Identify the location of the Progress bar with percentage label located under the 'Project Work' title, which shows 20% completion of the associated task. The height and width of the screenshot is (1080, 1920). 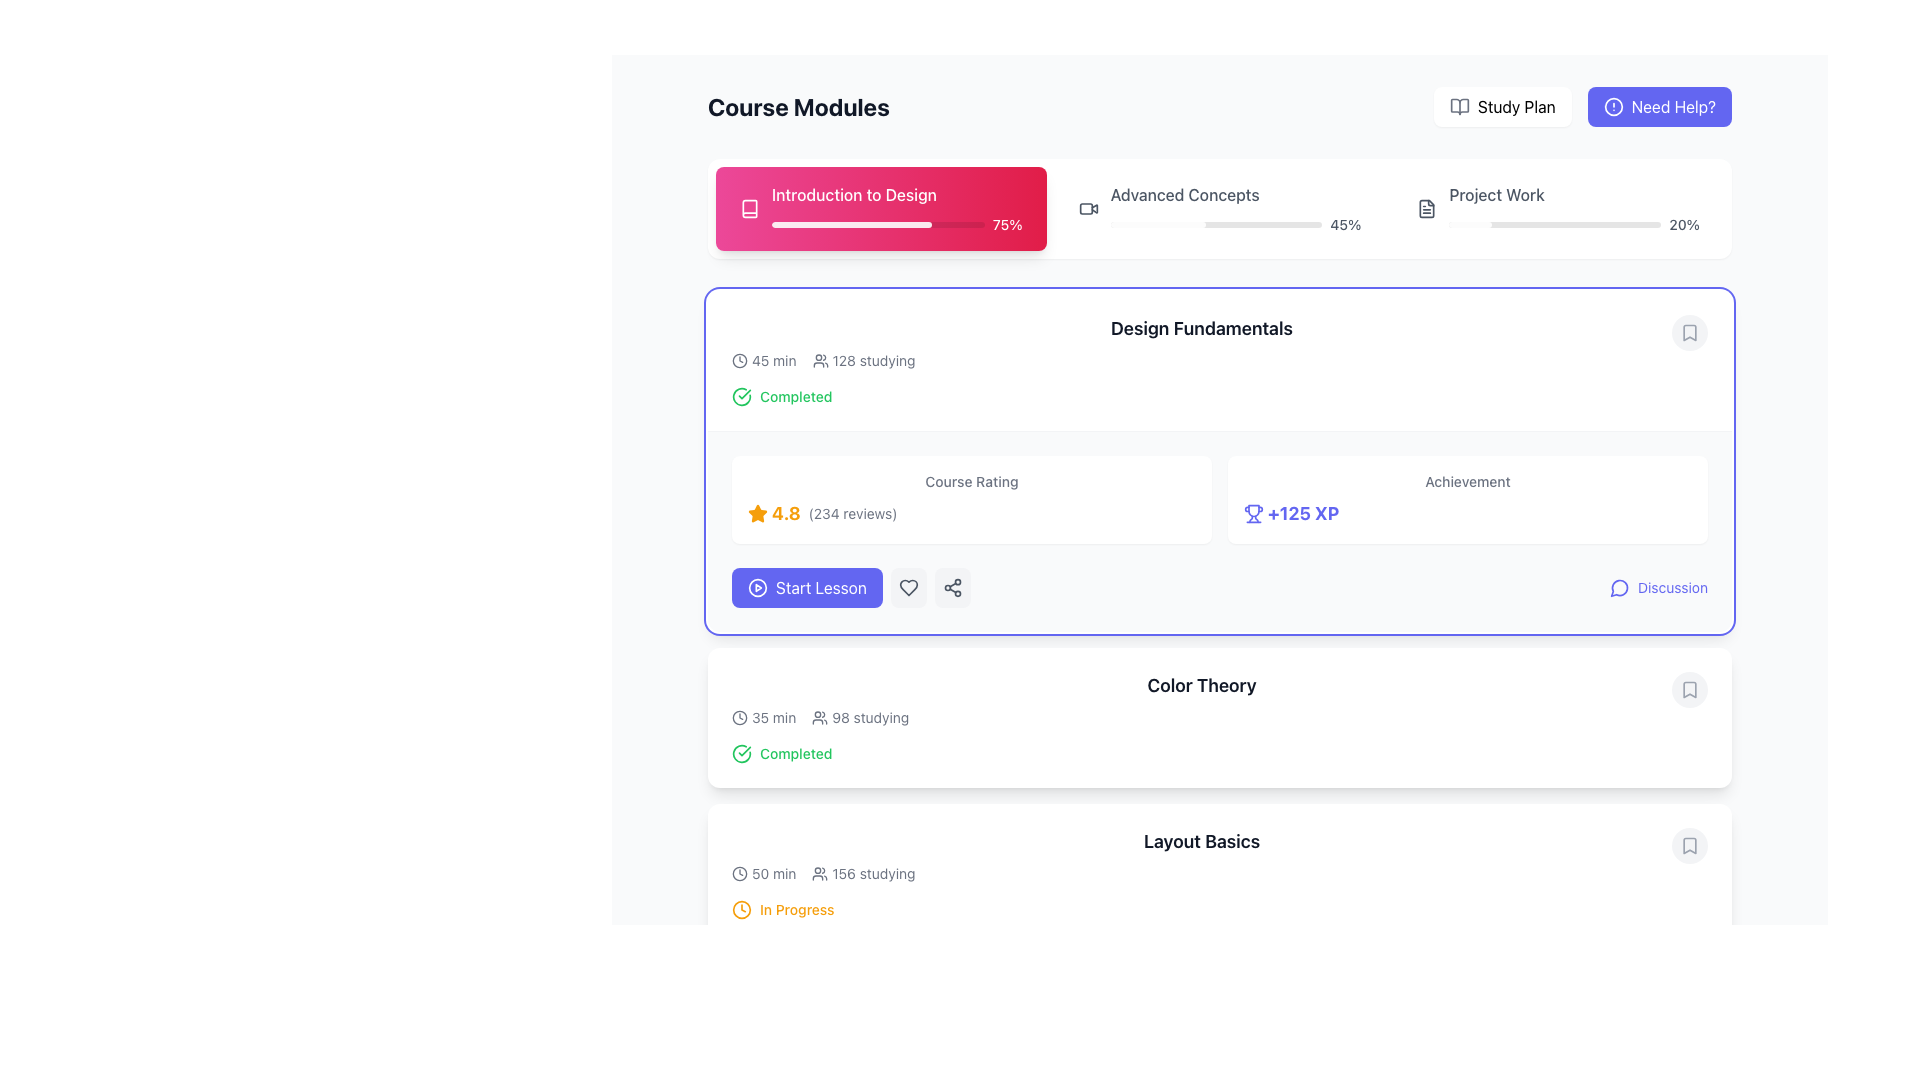
(1573, 224).